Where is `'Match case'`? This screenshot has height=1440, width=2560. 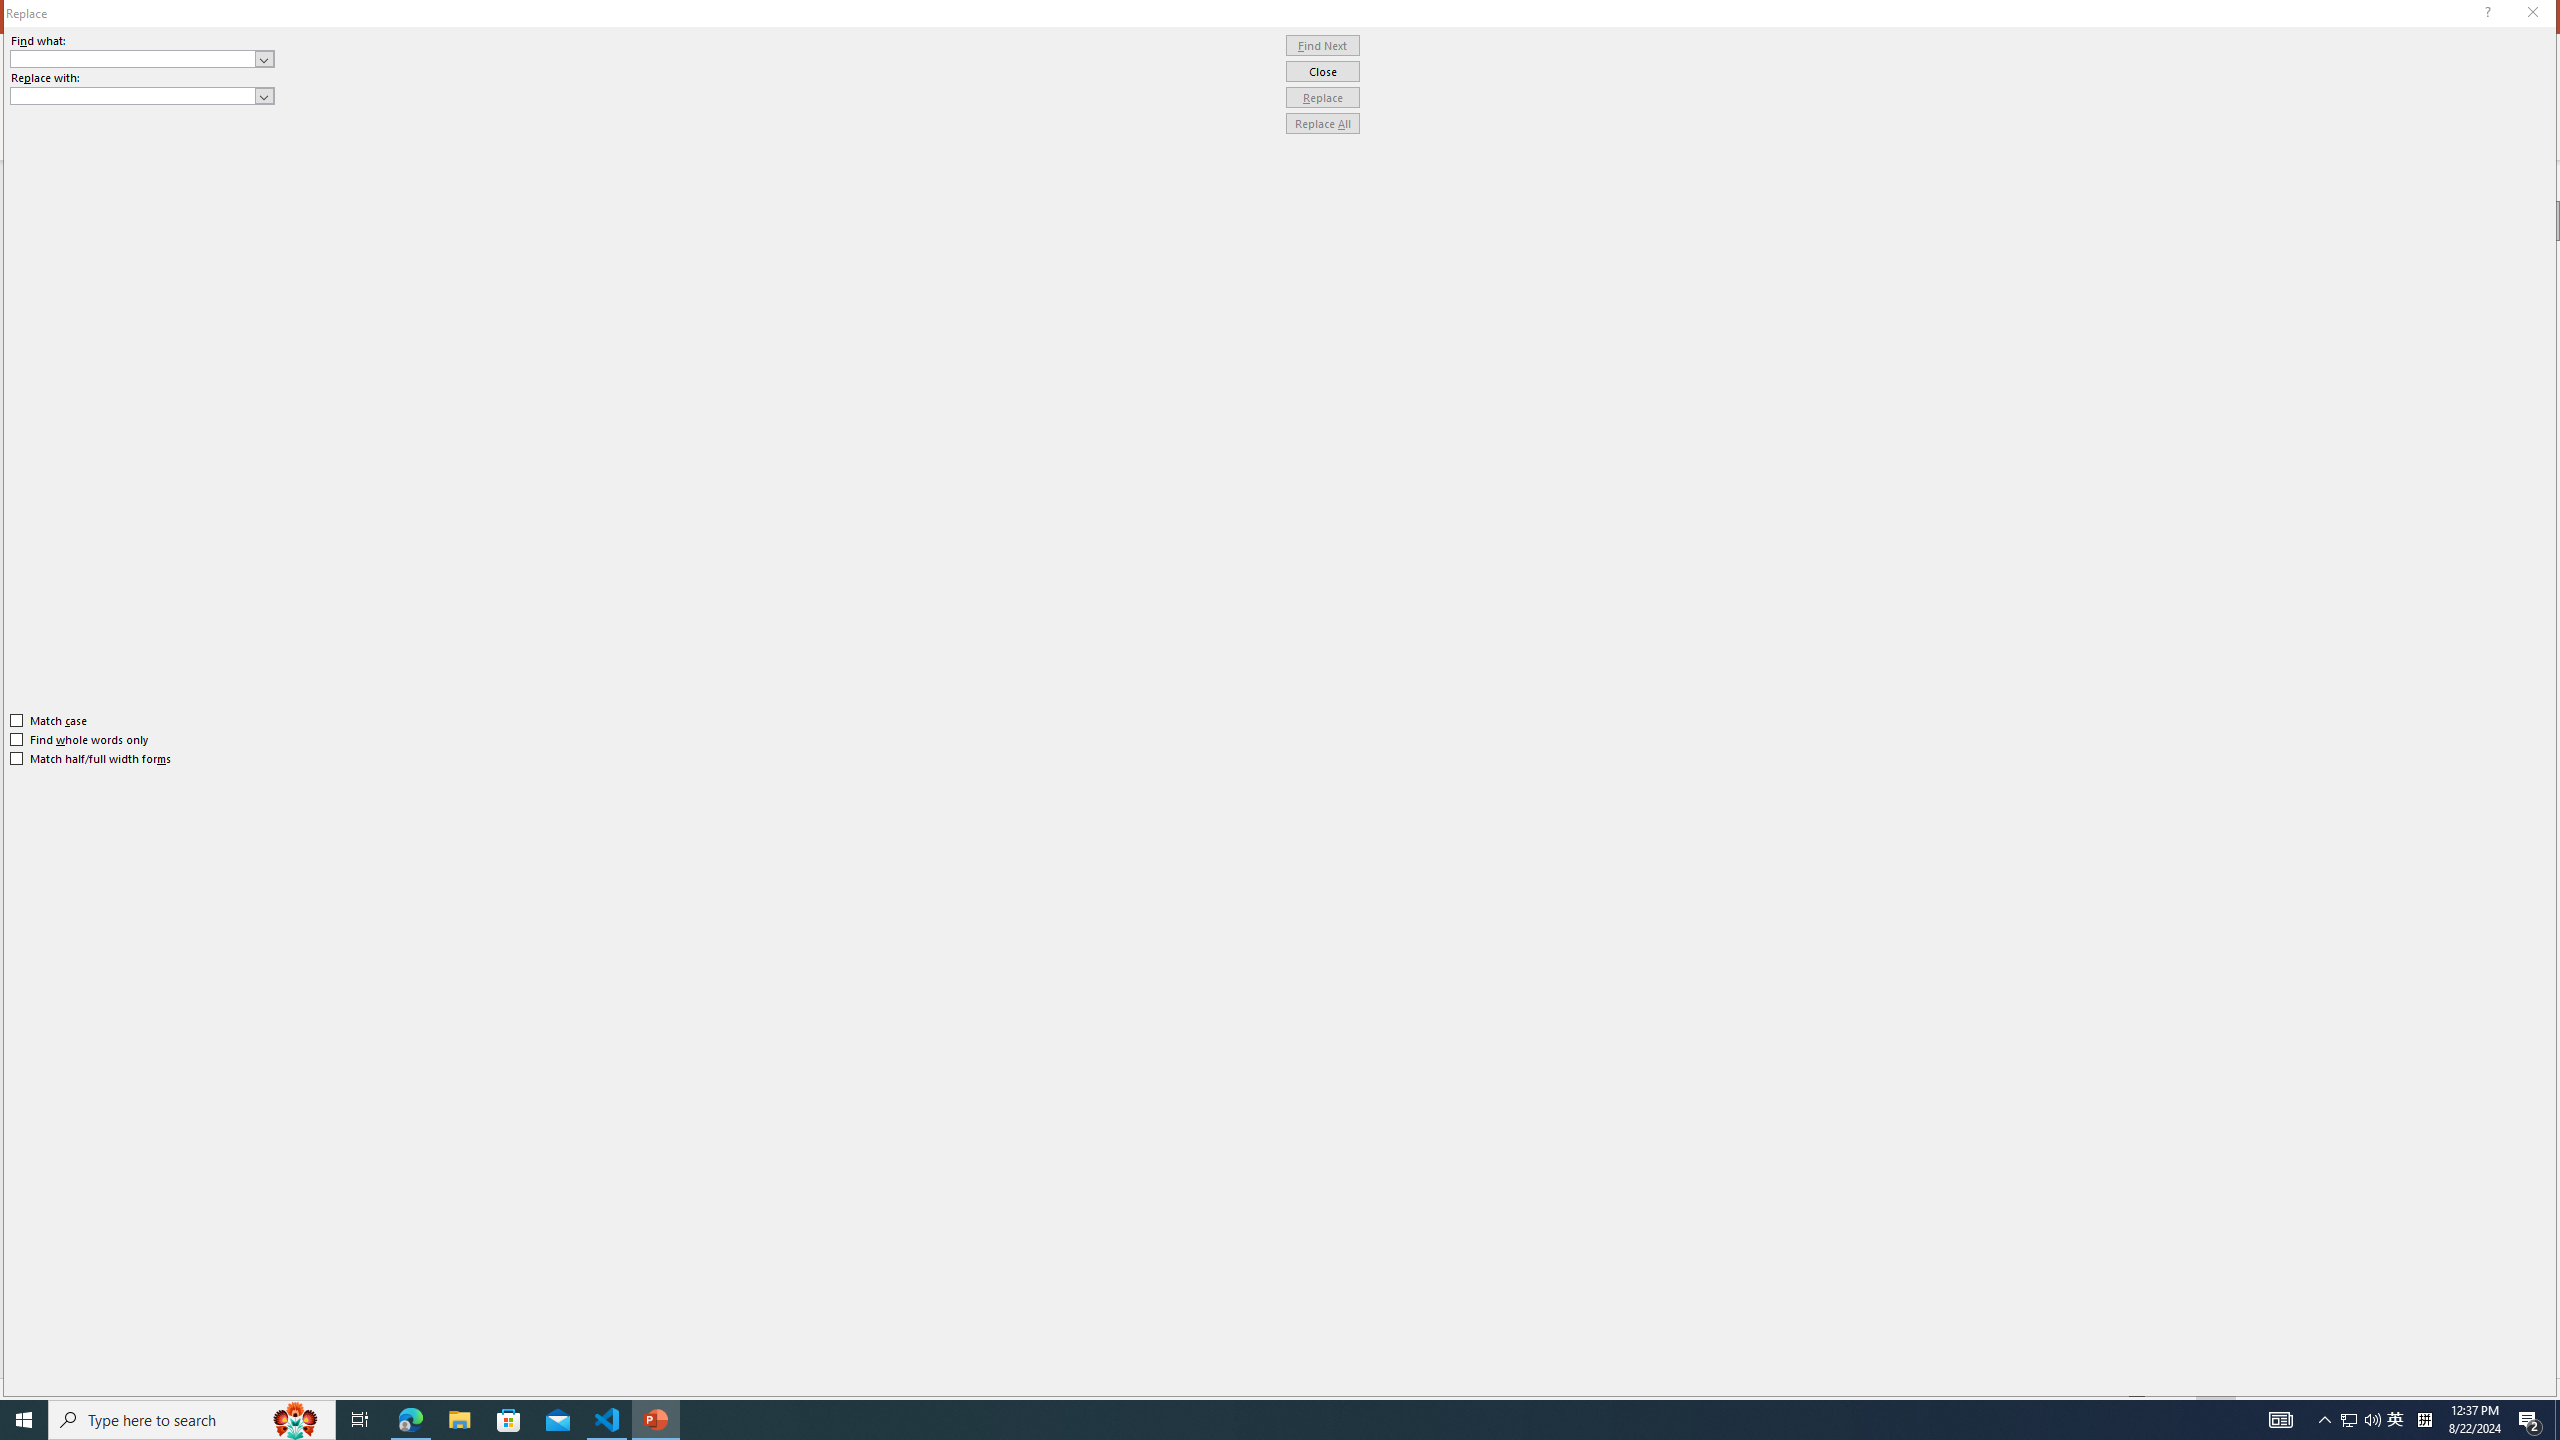 'Match case' is located at coordinates (48, 720).